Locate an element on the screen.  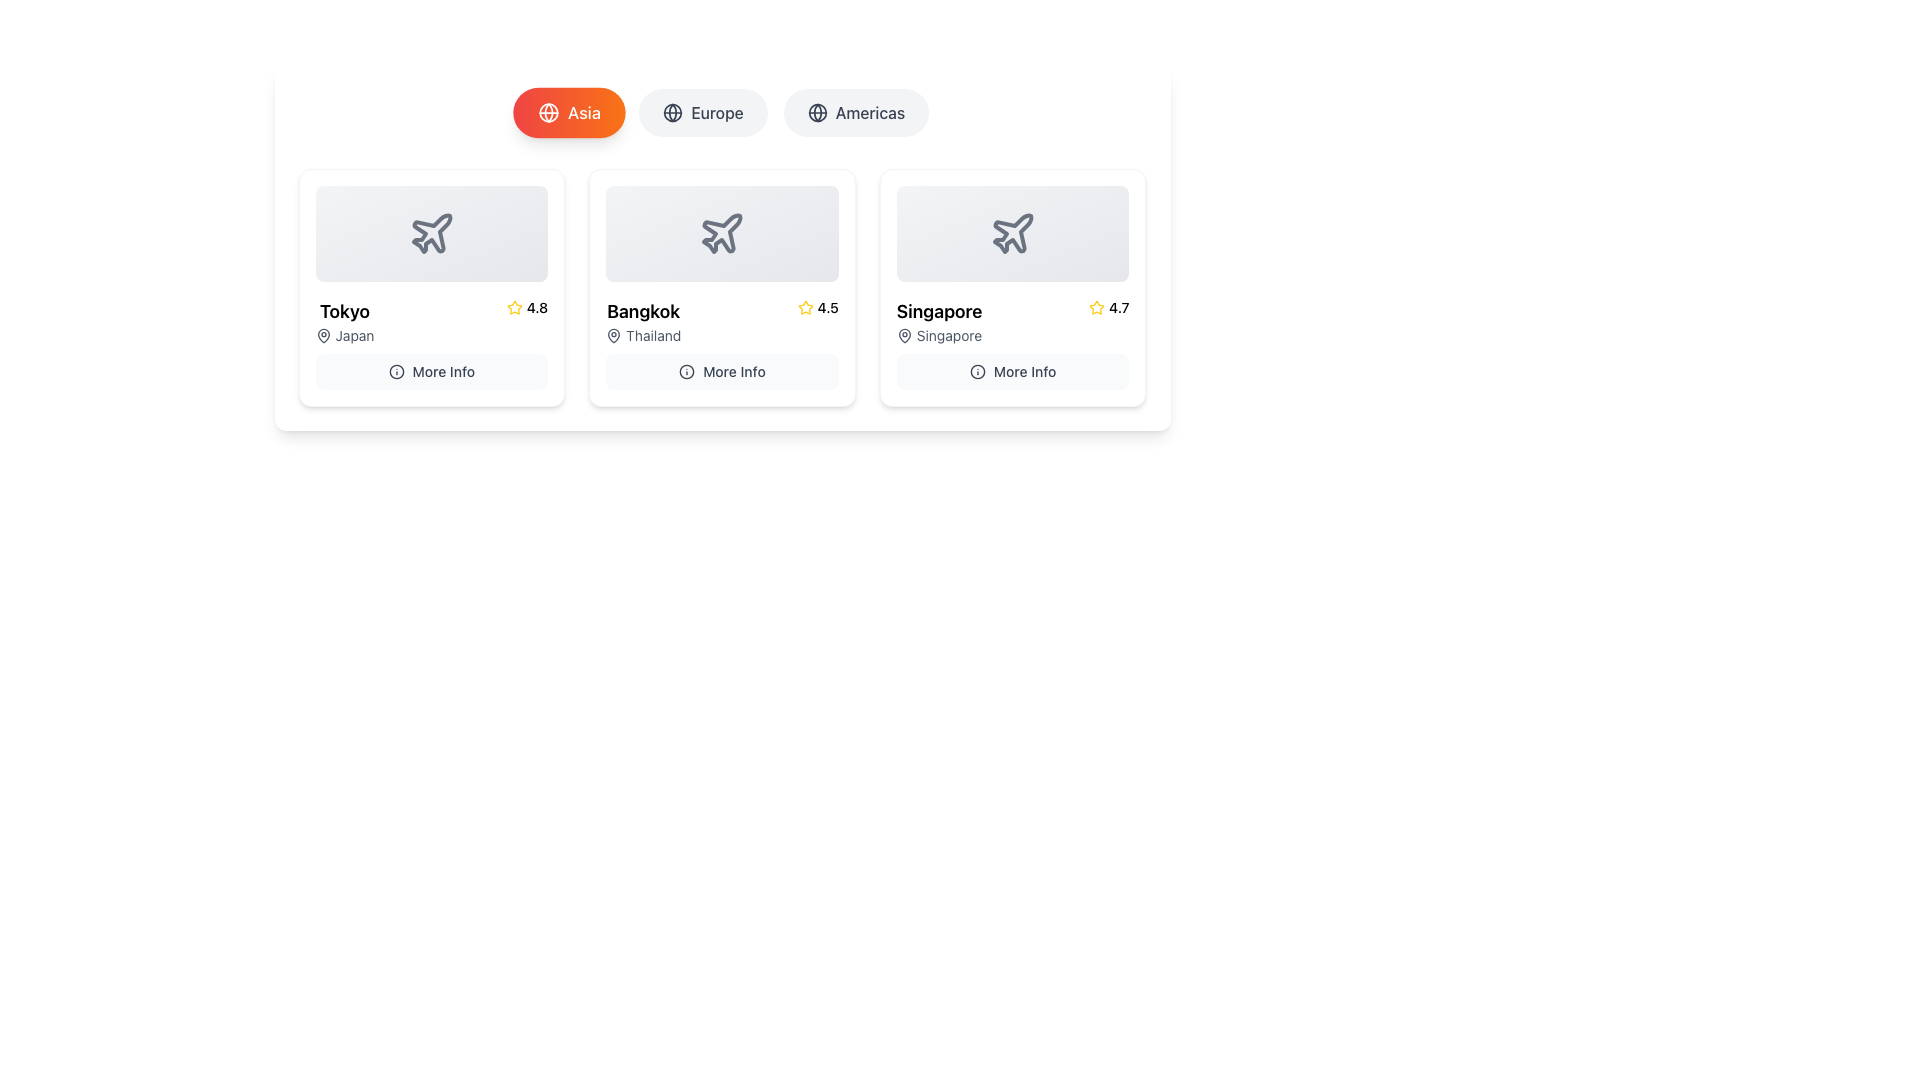
the travel destination card for Singapore, which is the third card in a horizontal sequence, to view its rating or description is located at coordinates (1013, 342).